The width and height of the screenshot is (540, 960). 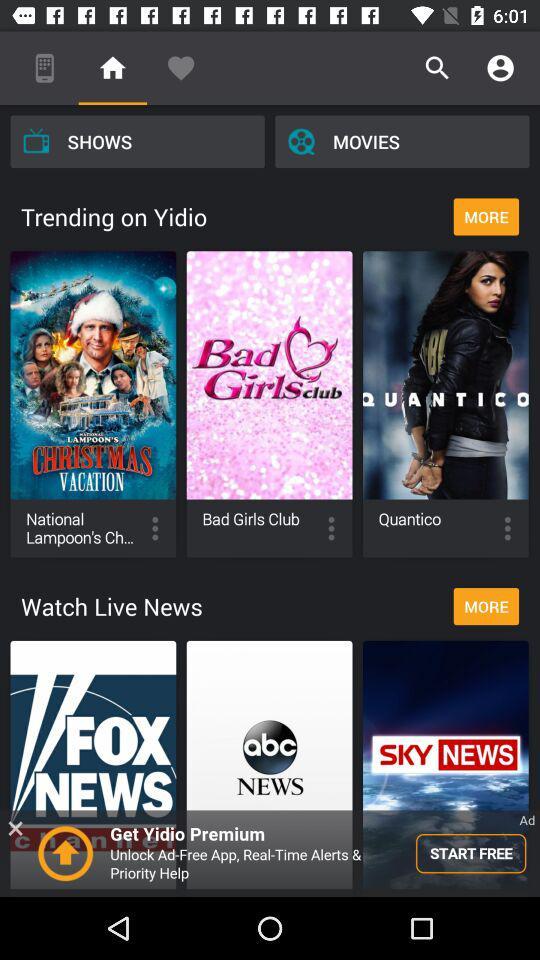 What do you see at coordinates (136, 140) in the screenshot?
I see `icon to the left of the movies icon` at bounding box center [136, 140].